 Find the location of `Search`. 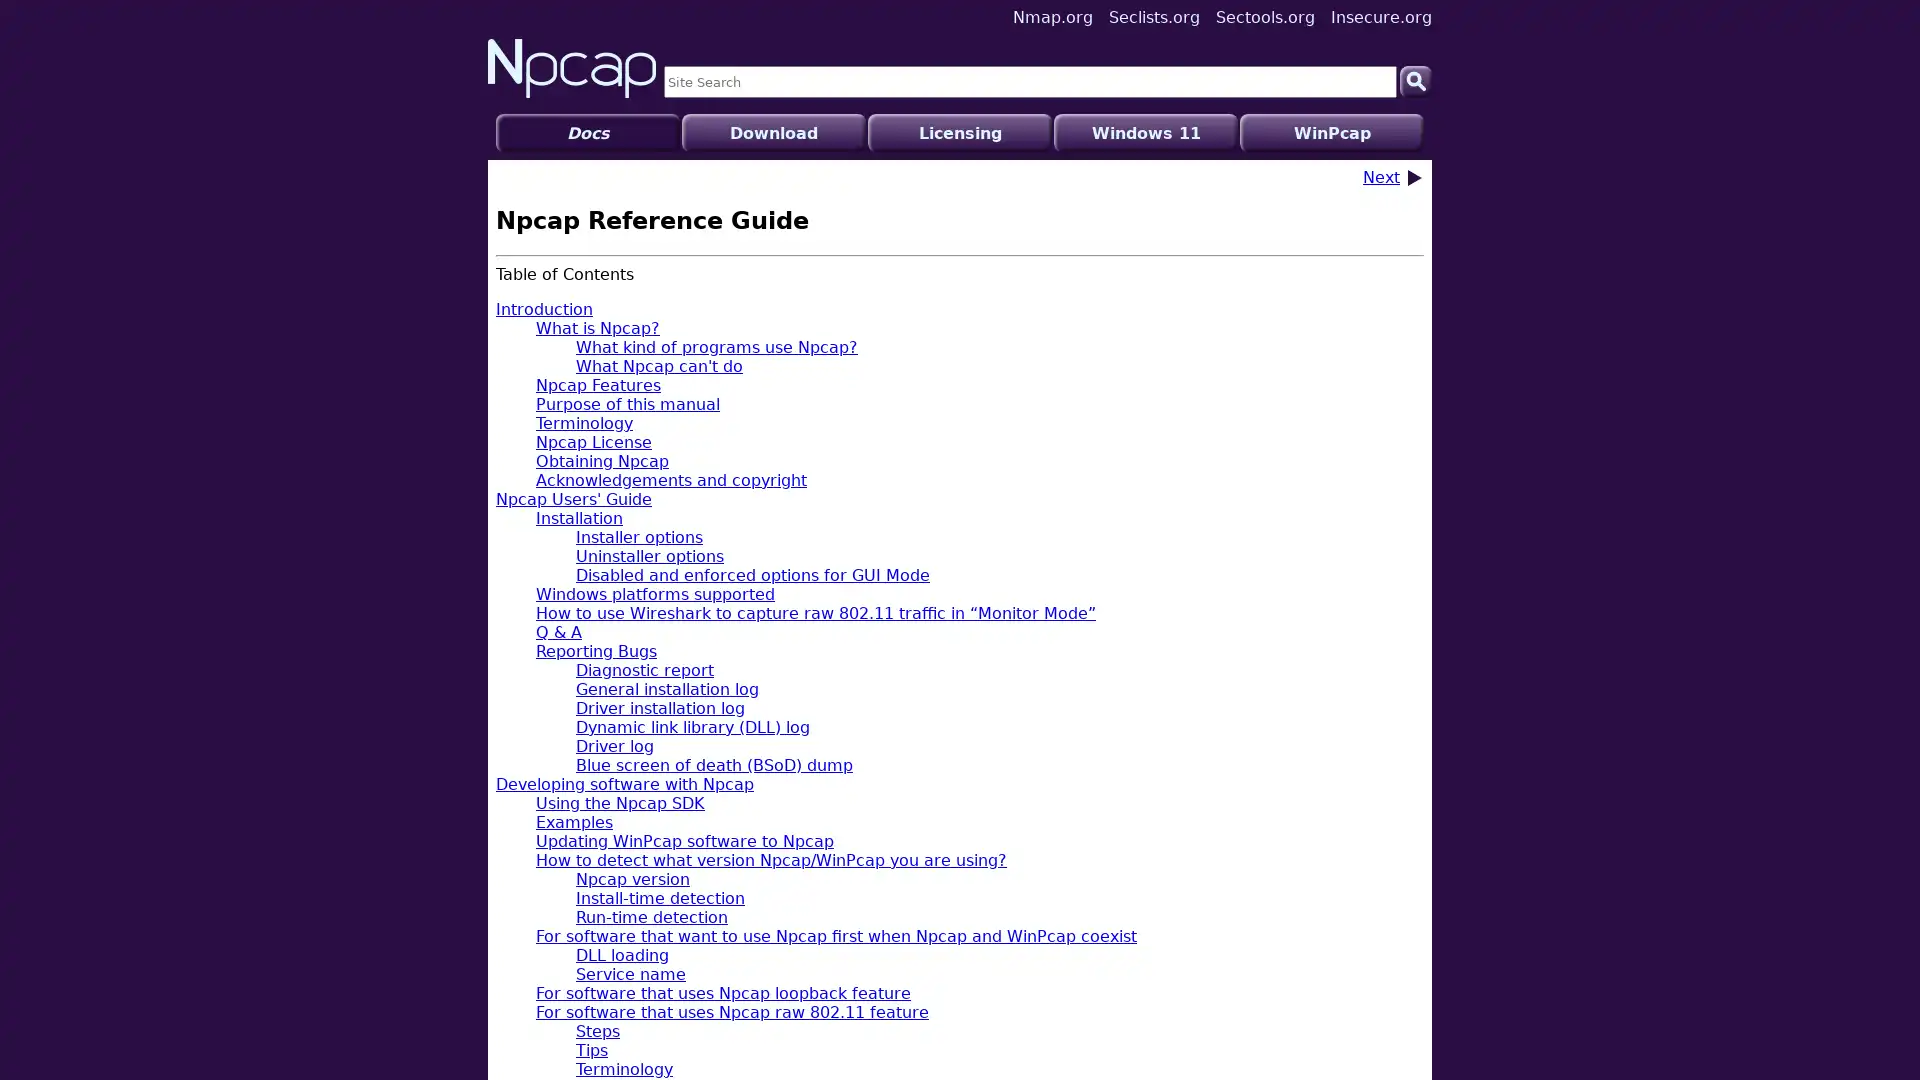

Search is located at coordinates (1415, 80).